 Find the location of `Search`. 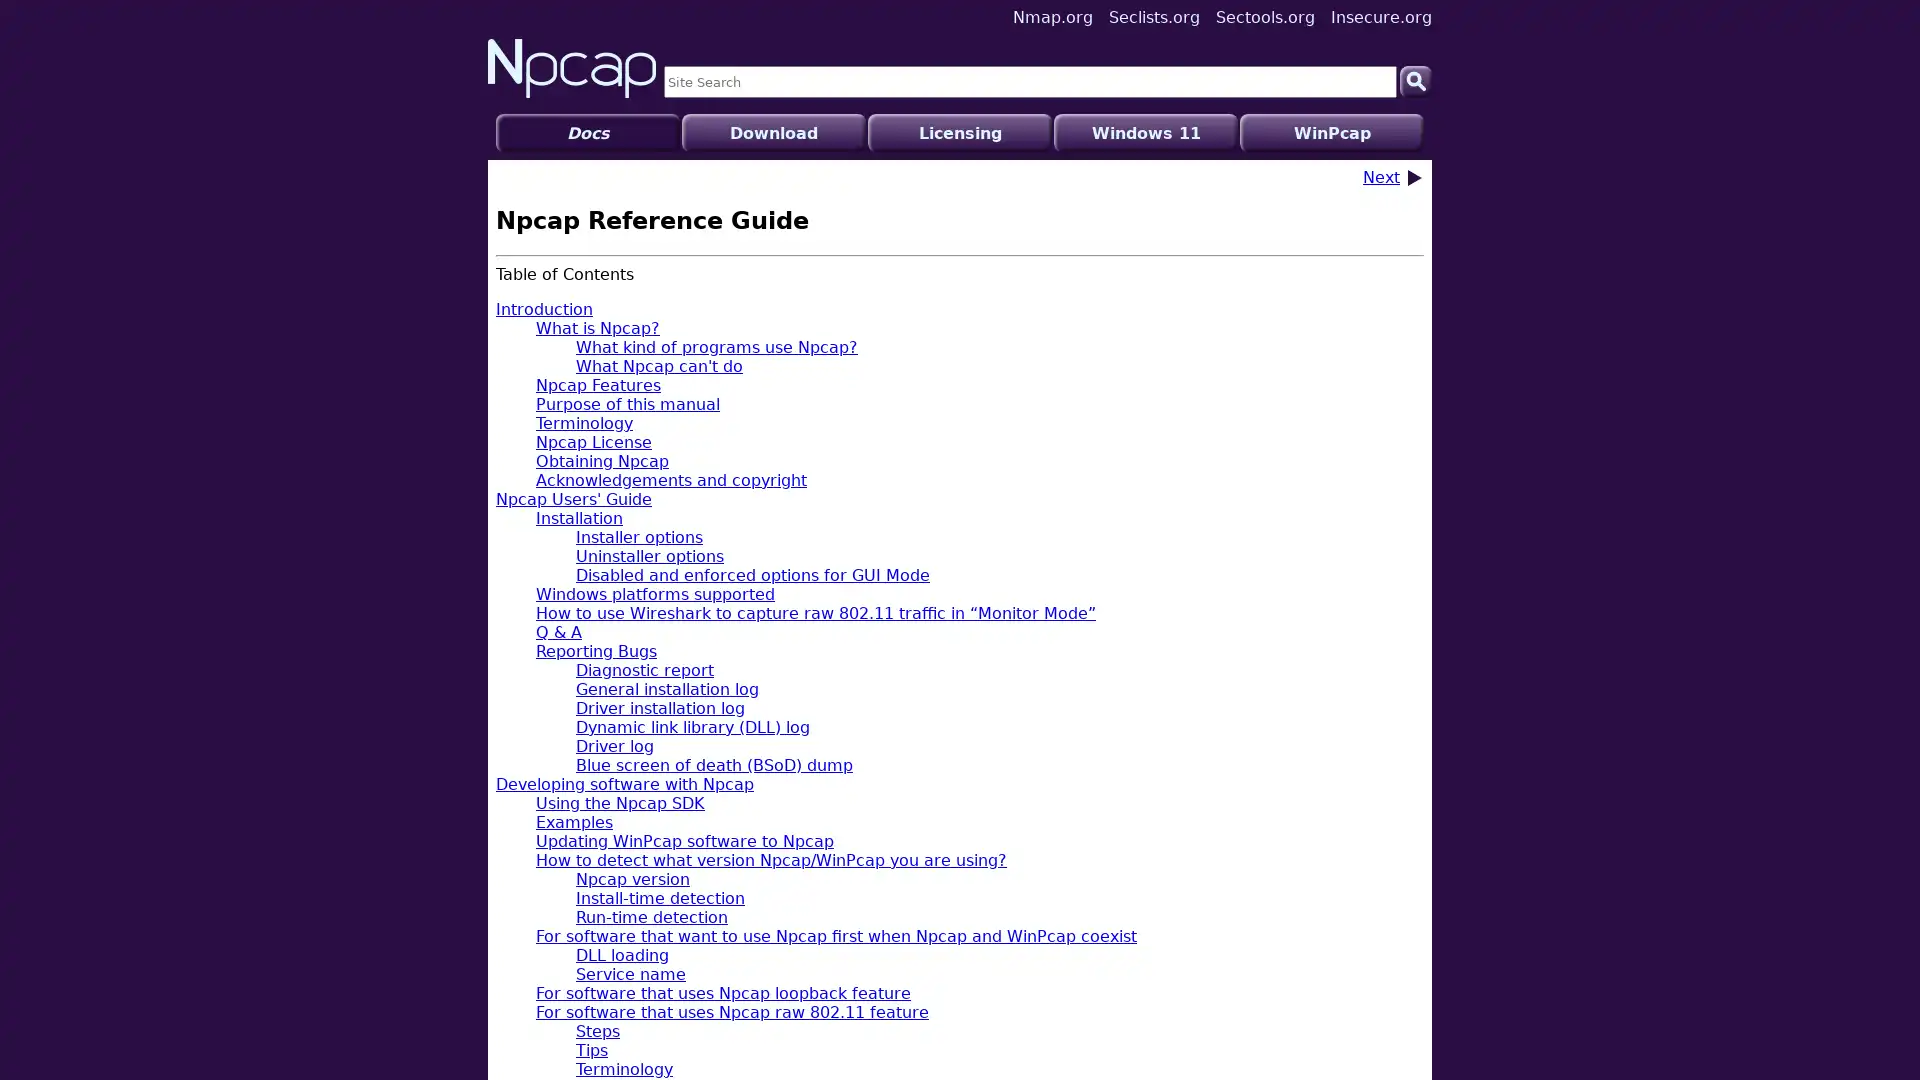

Search is located at coordinates (1415, 80).